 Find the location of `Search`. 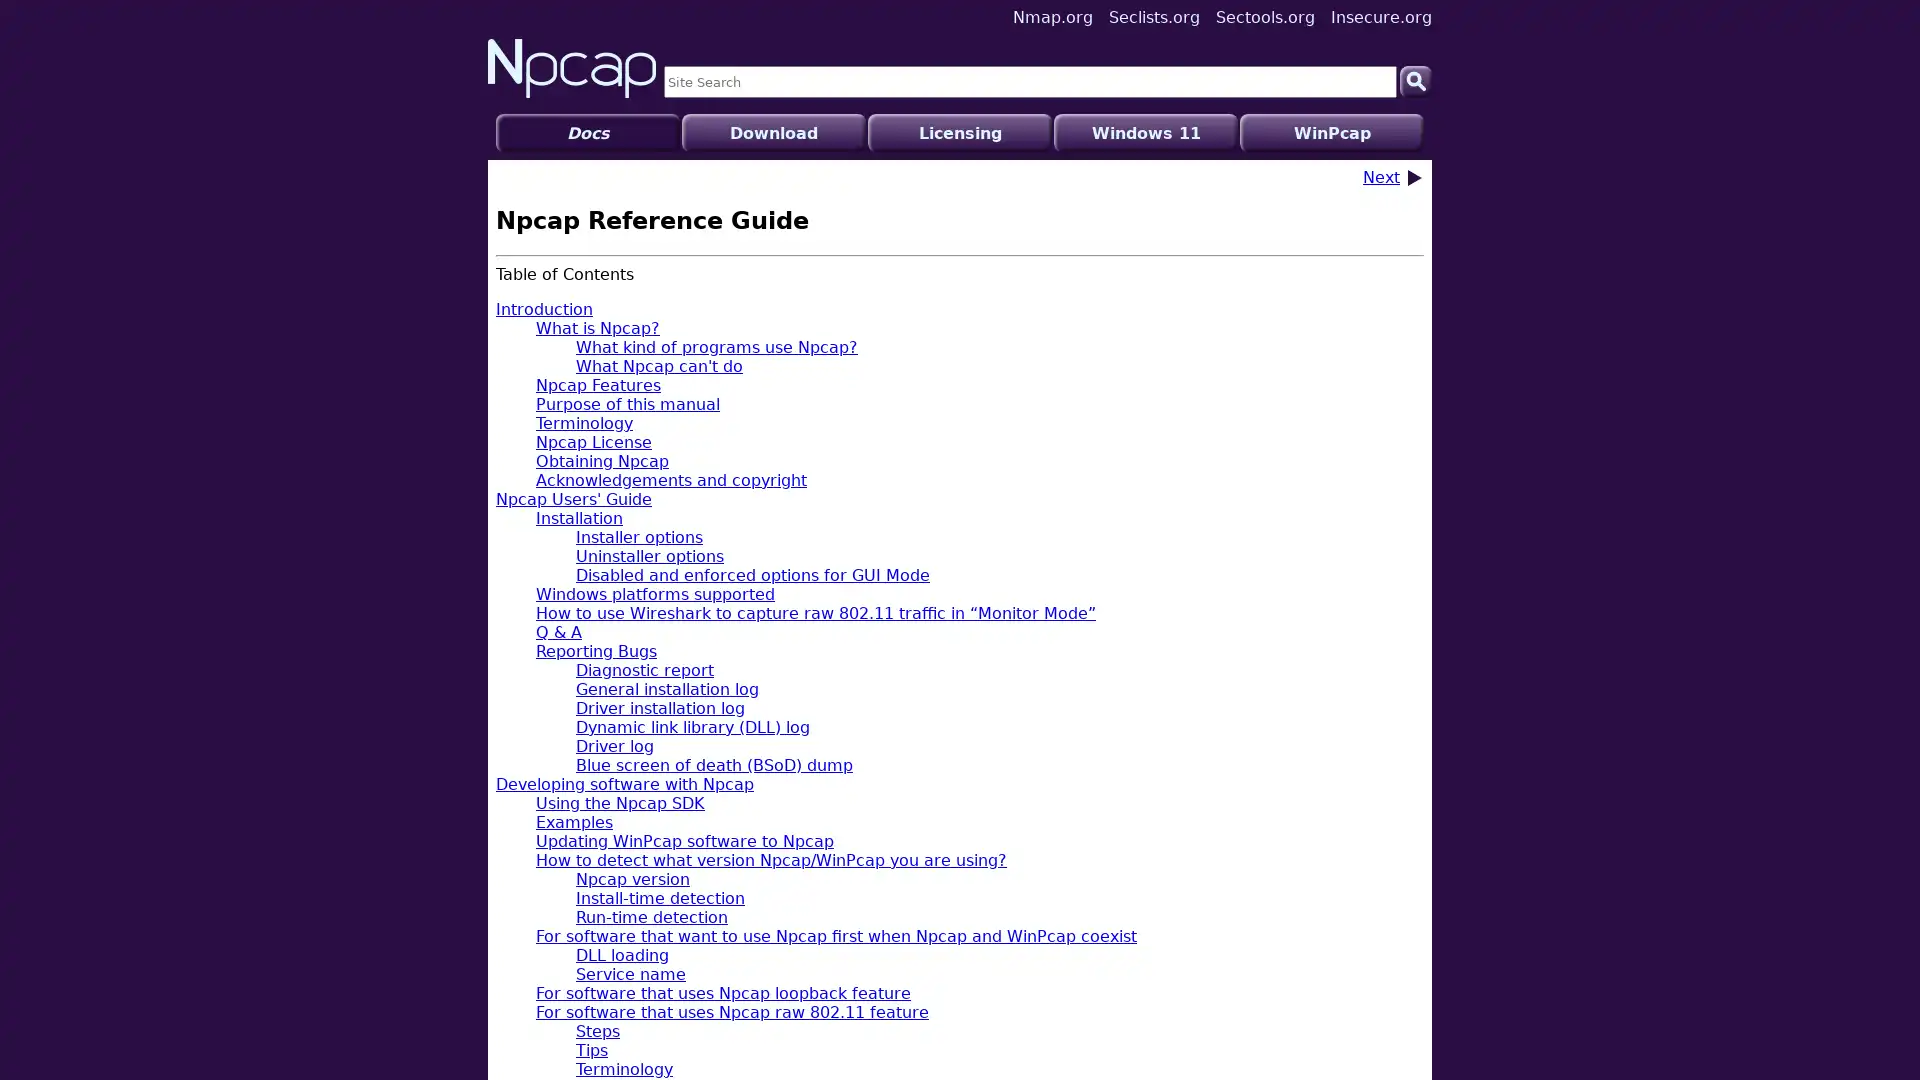

Search is located at coordinates (1415, 80).